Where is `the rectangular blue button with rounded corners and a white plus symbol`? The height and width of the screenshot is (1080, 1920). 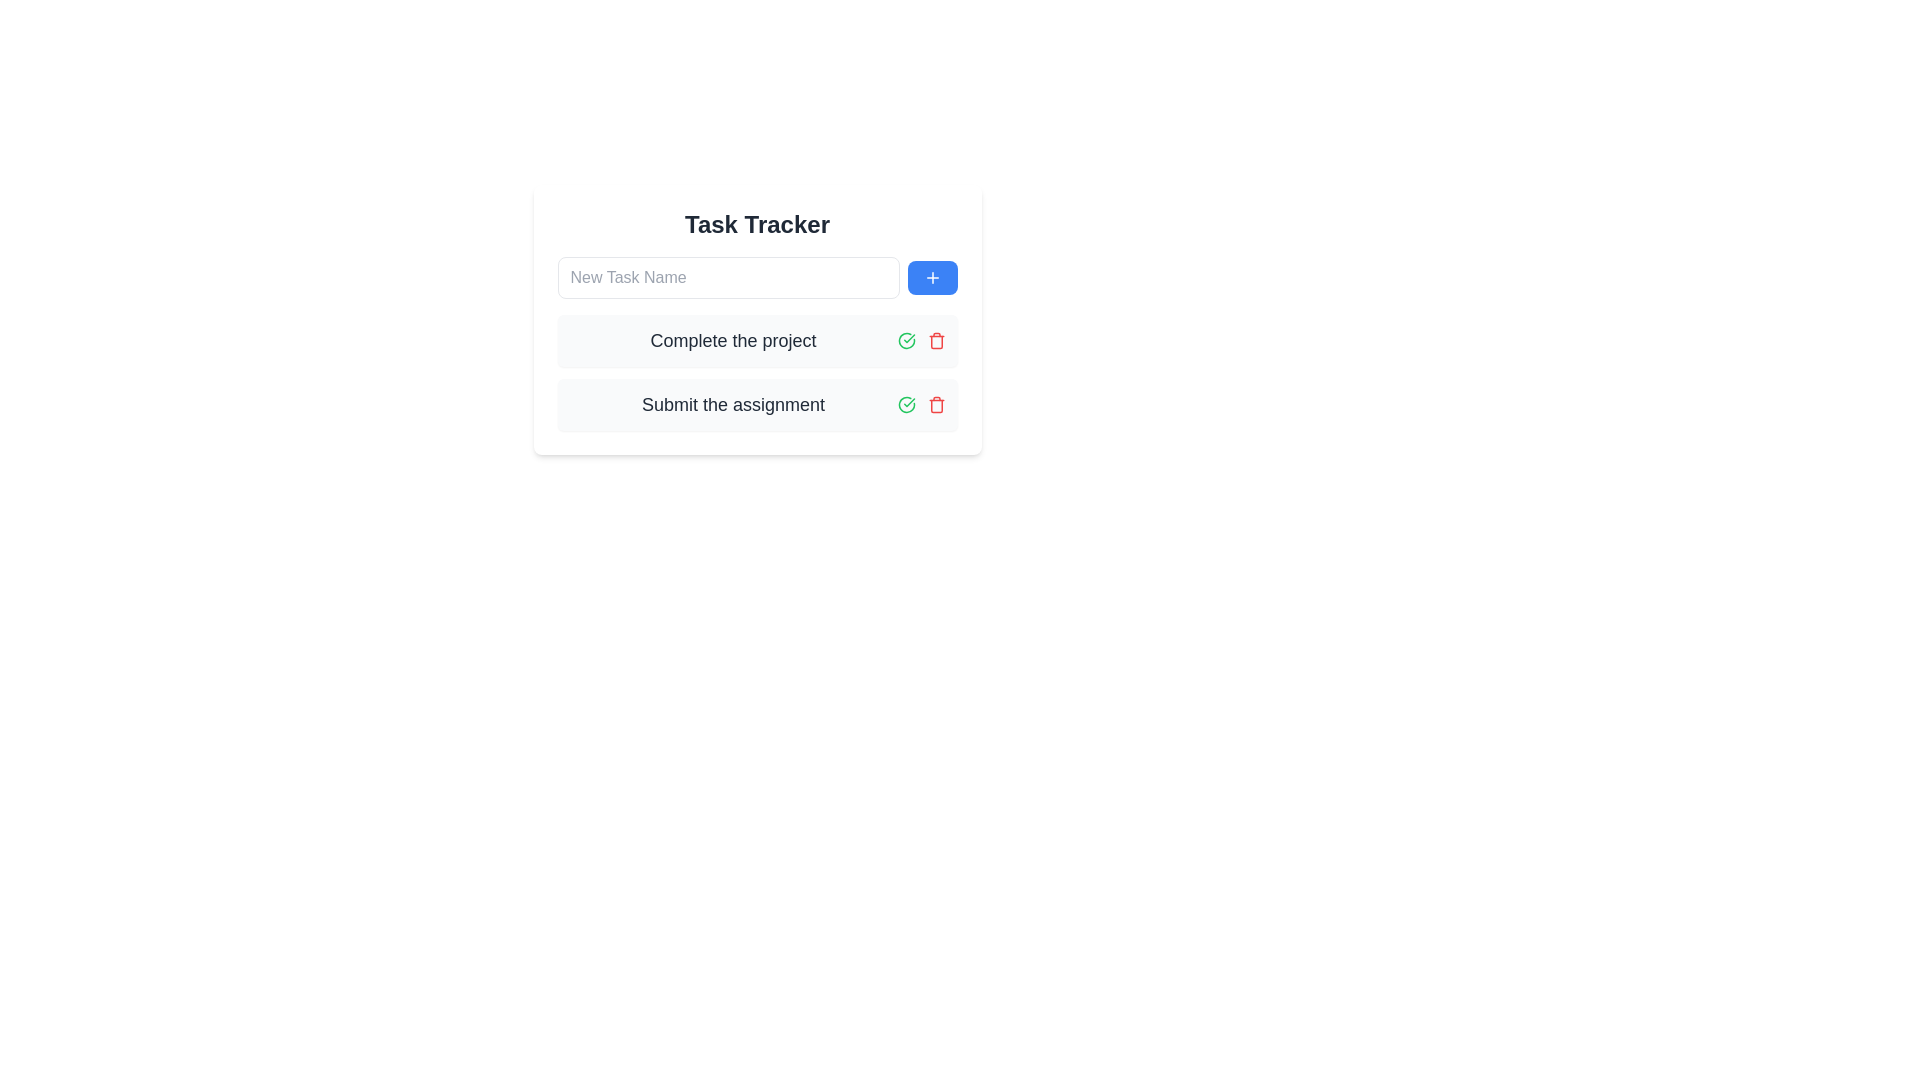
the rectangular blue button with rounded corners and a white plus symbol is located at coordinates (931, 277).